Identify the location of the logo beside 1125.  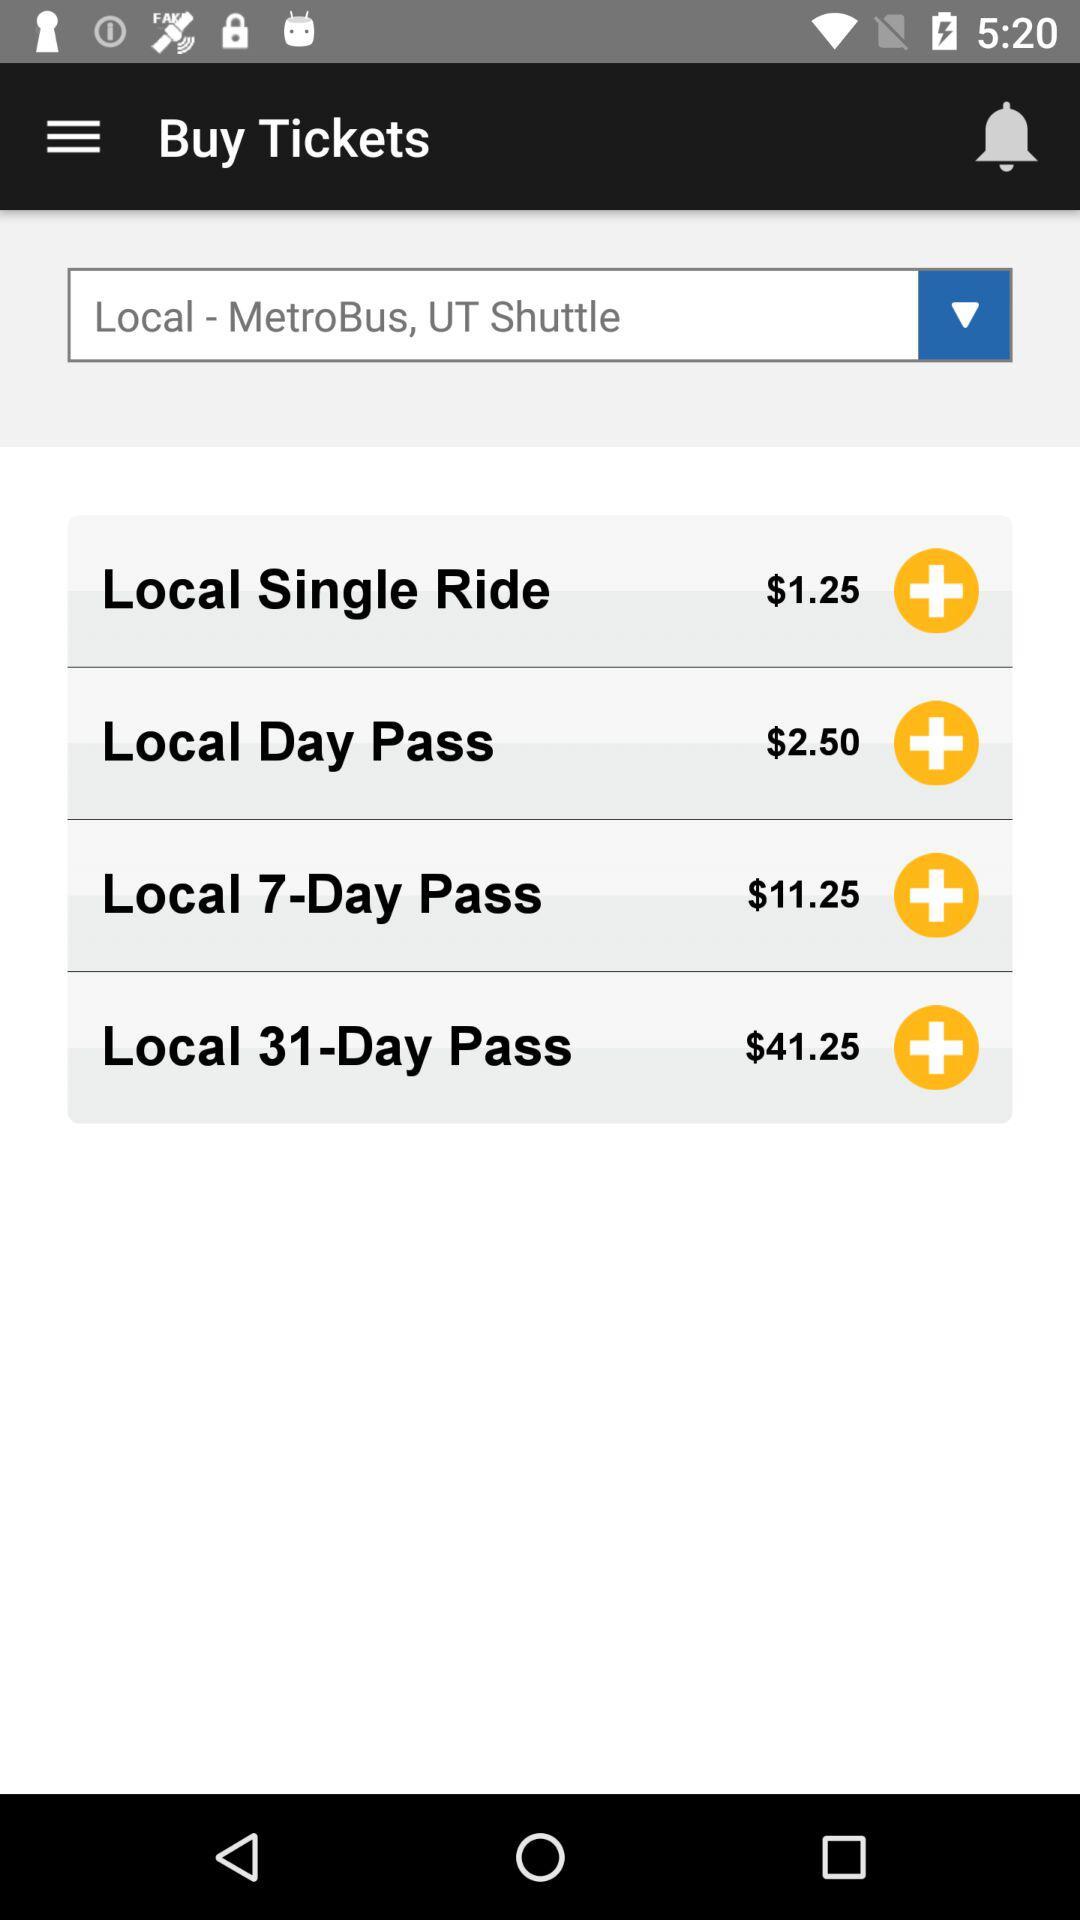
(936, 894).